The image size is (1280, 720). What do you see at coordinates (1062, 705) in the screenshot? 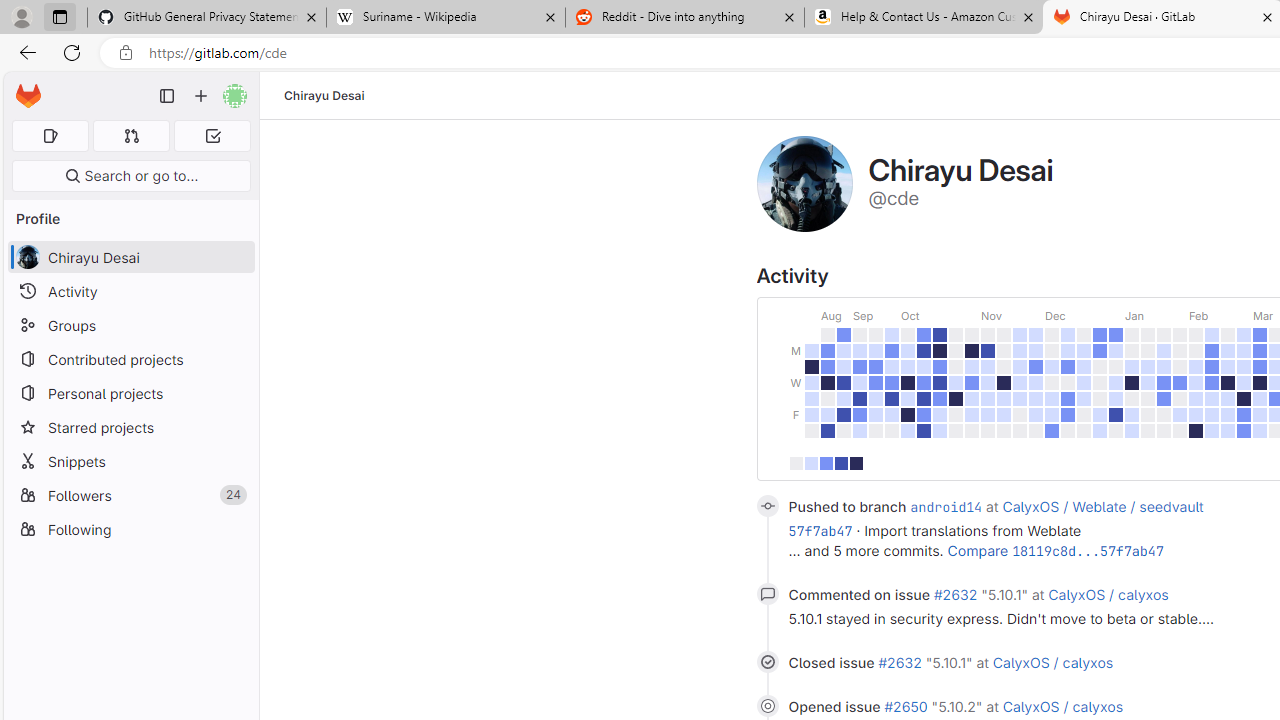
I see `'CalyxOS / calyxos'` at bounding box center [1062, 705].